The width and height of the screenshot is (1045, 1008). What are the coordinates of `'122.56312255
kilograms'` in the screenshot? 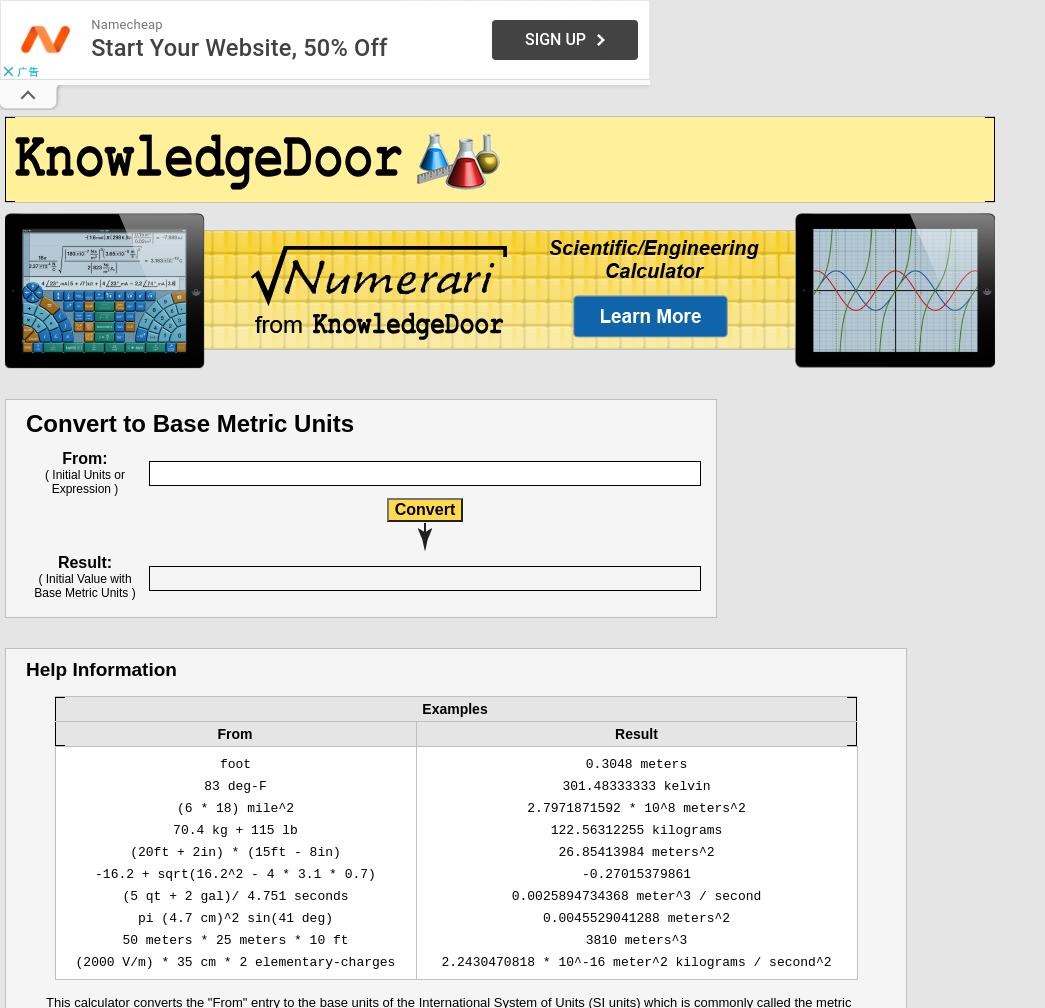 It's located at (634, 830).